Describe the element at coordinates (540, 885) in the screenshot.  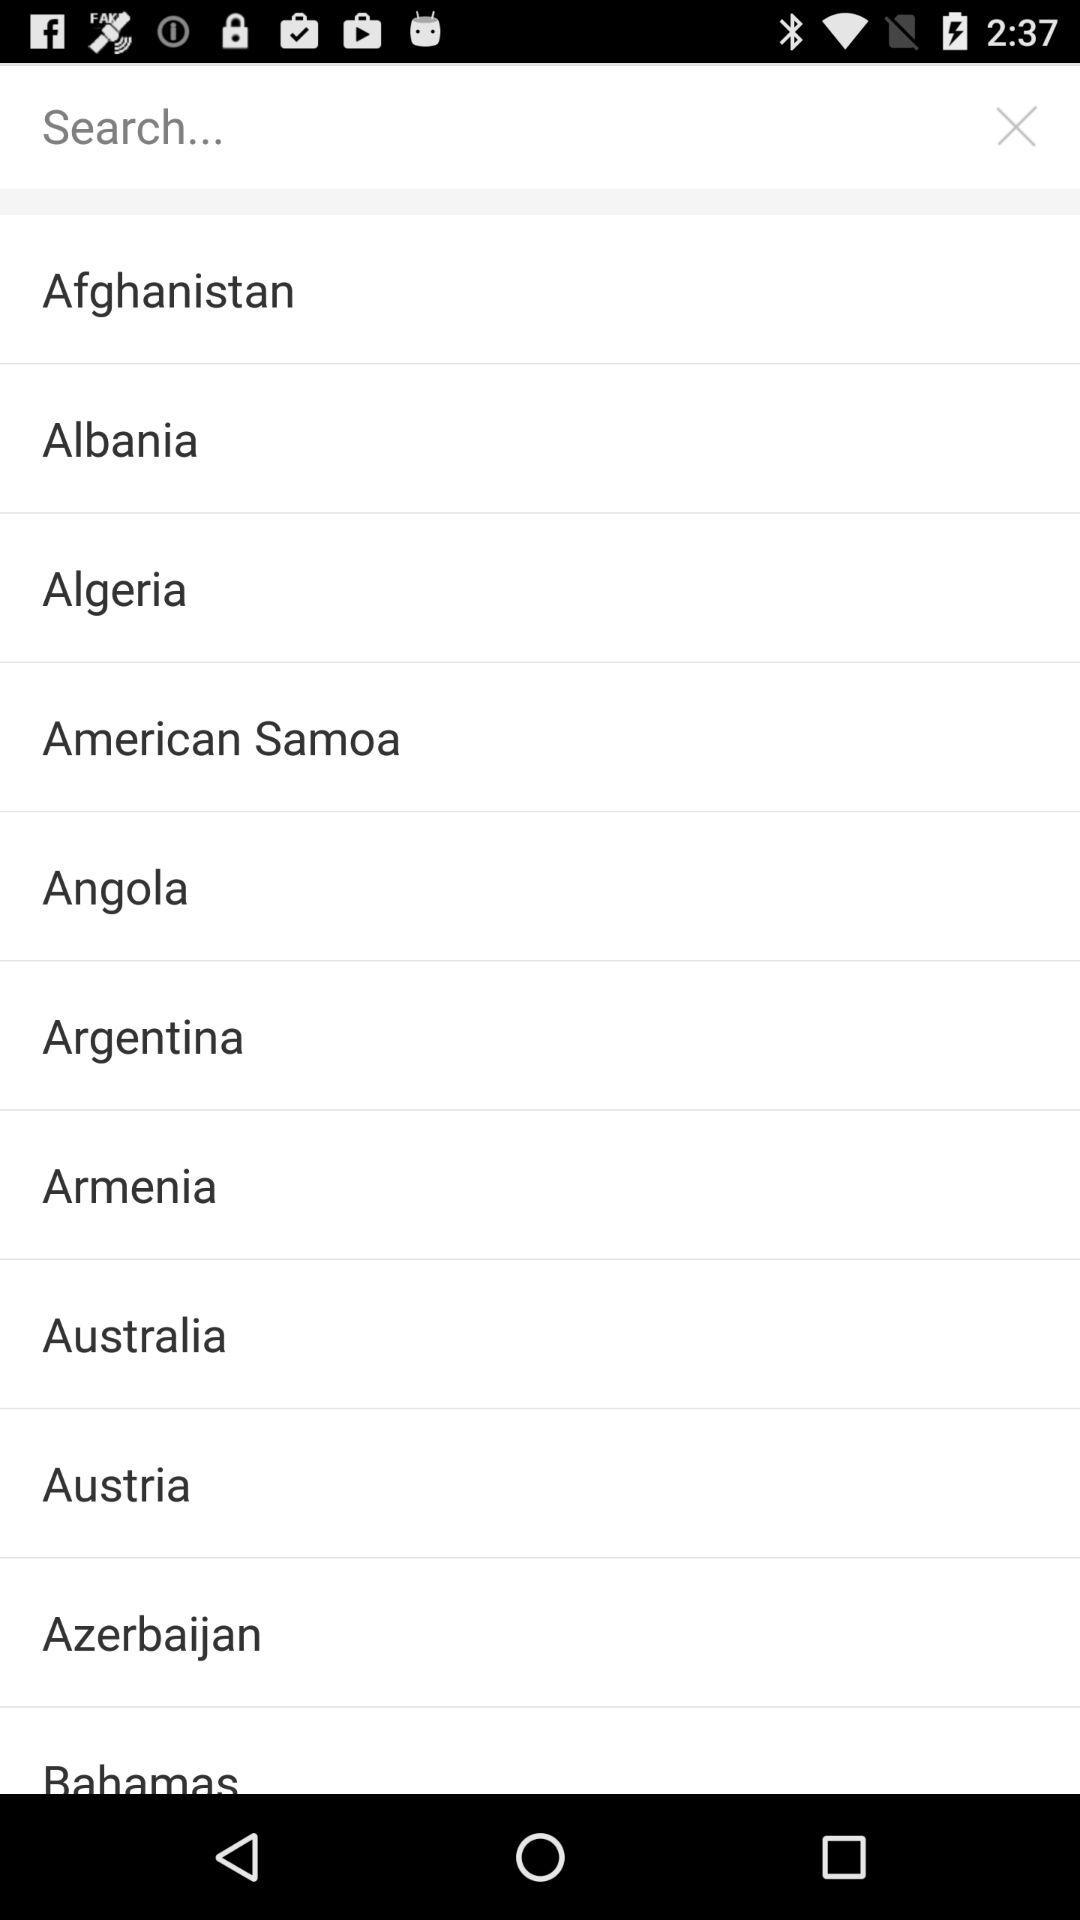
I see `angola item` at that location.